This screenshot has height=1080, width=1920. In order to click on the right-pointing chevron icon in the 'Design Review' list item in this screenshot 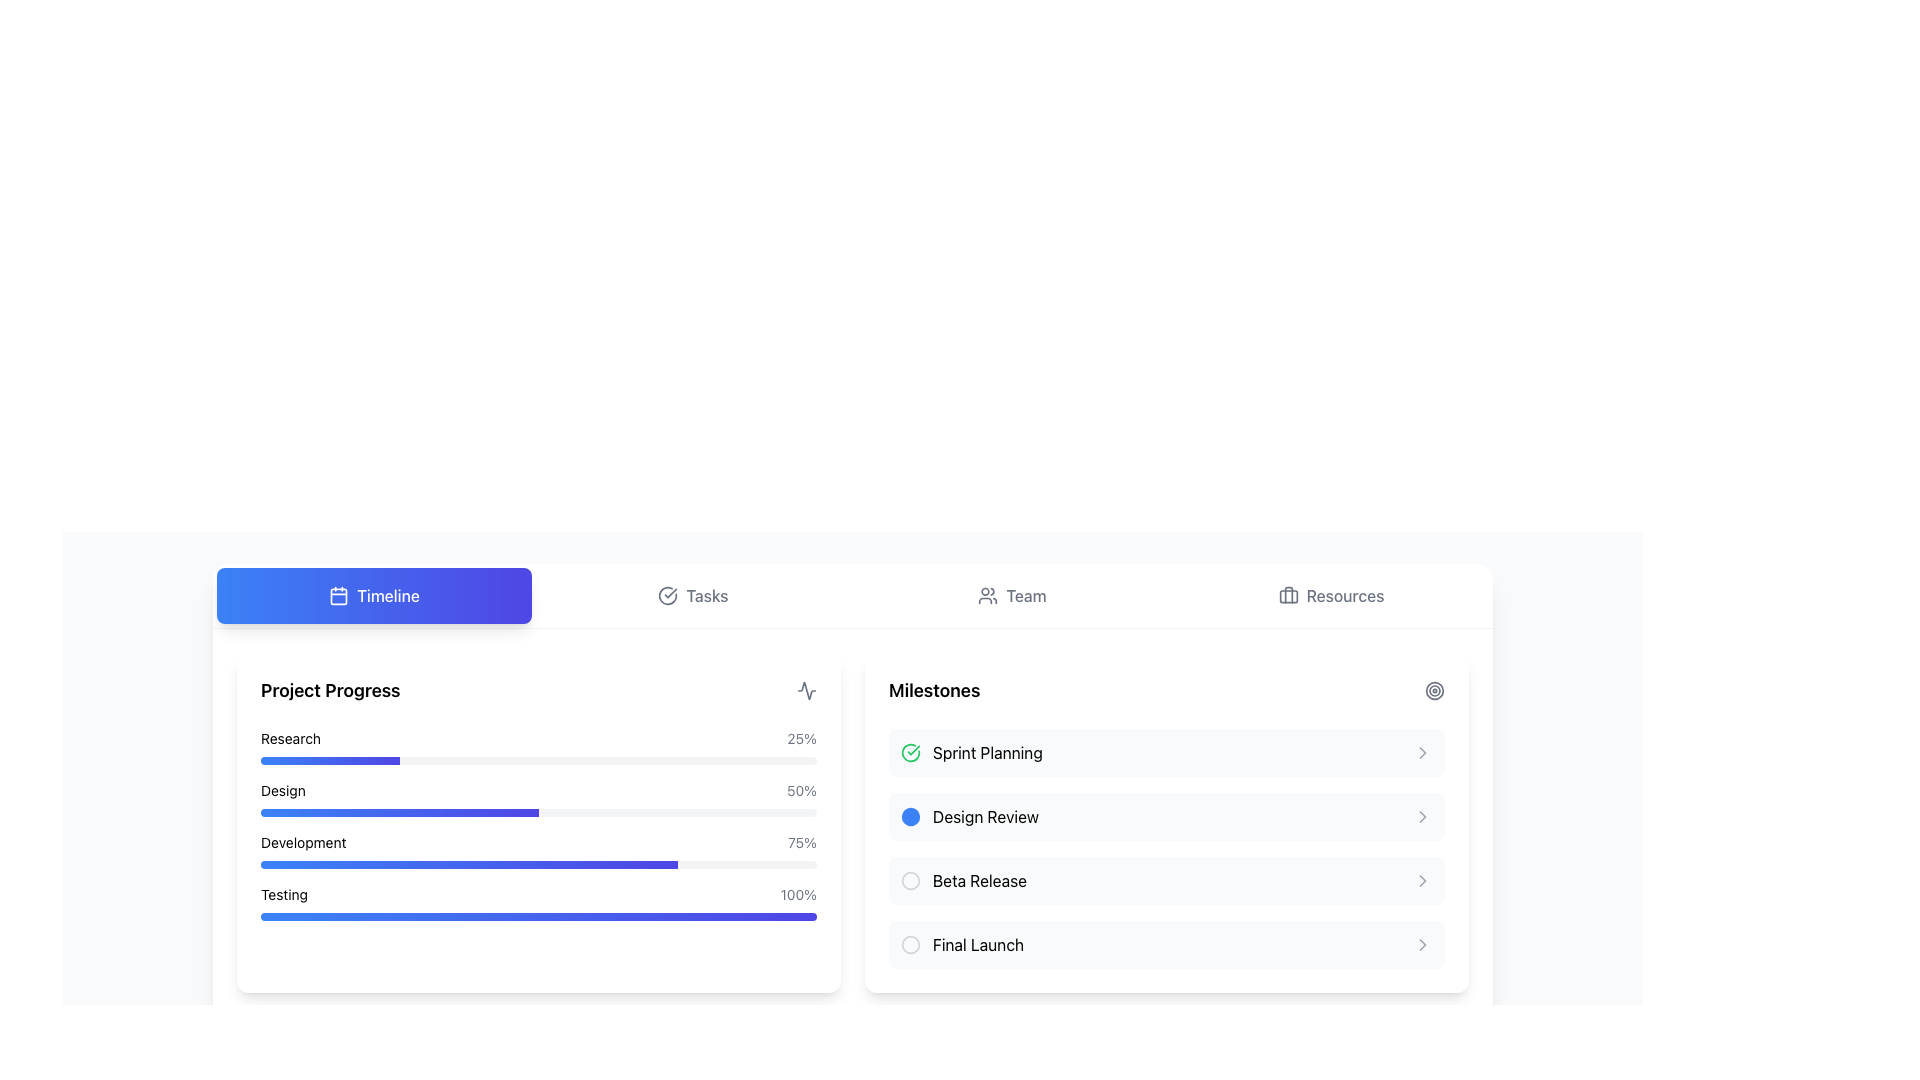, I will do `click(1421, 817)`.